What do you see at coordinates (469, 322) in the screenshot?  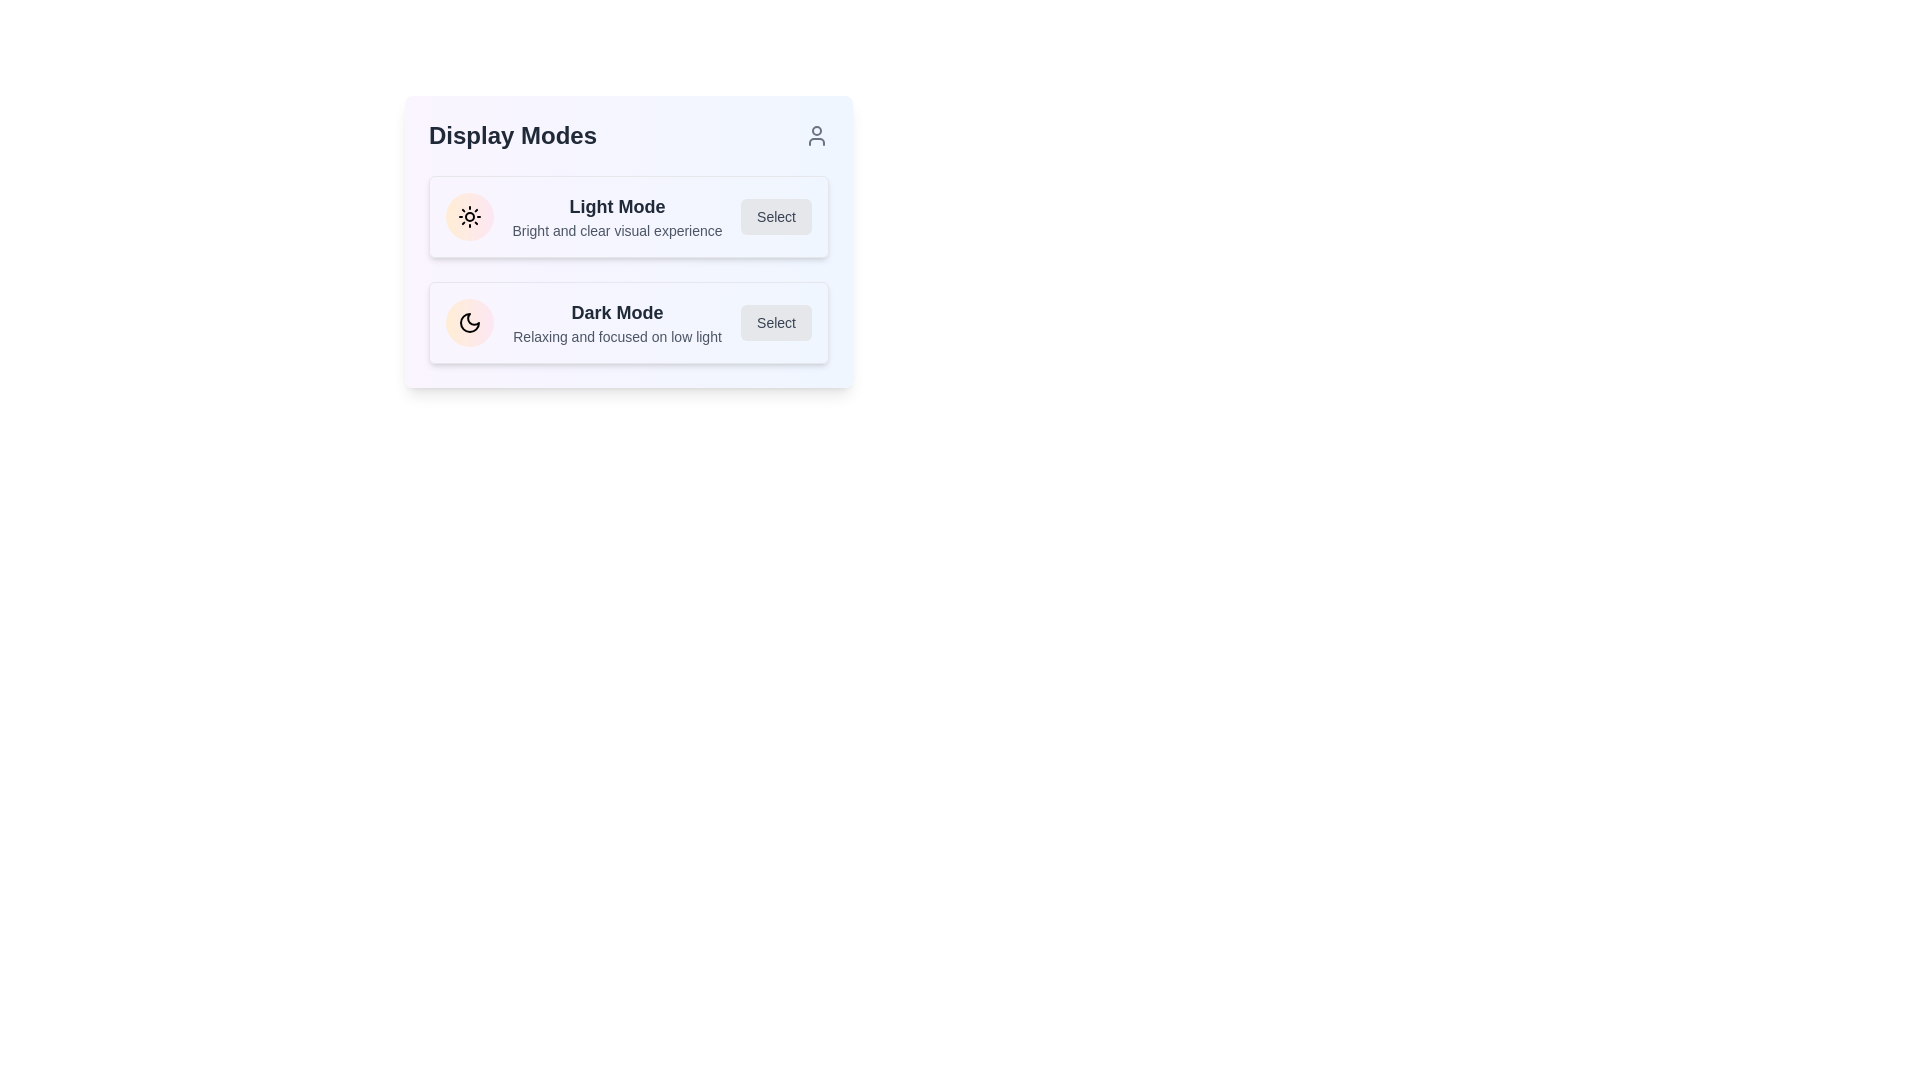 I see `the decorative SVG icon representing the 'Dark Mode' setting, located to the left of the 'Dark Mode' label` at bounding box center [469, 322].